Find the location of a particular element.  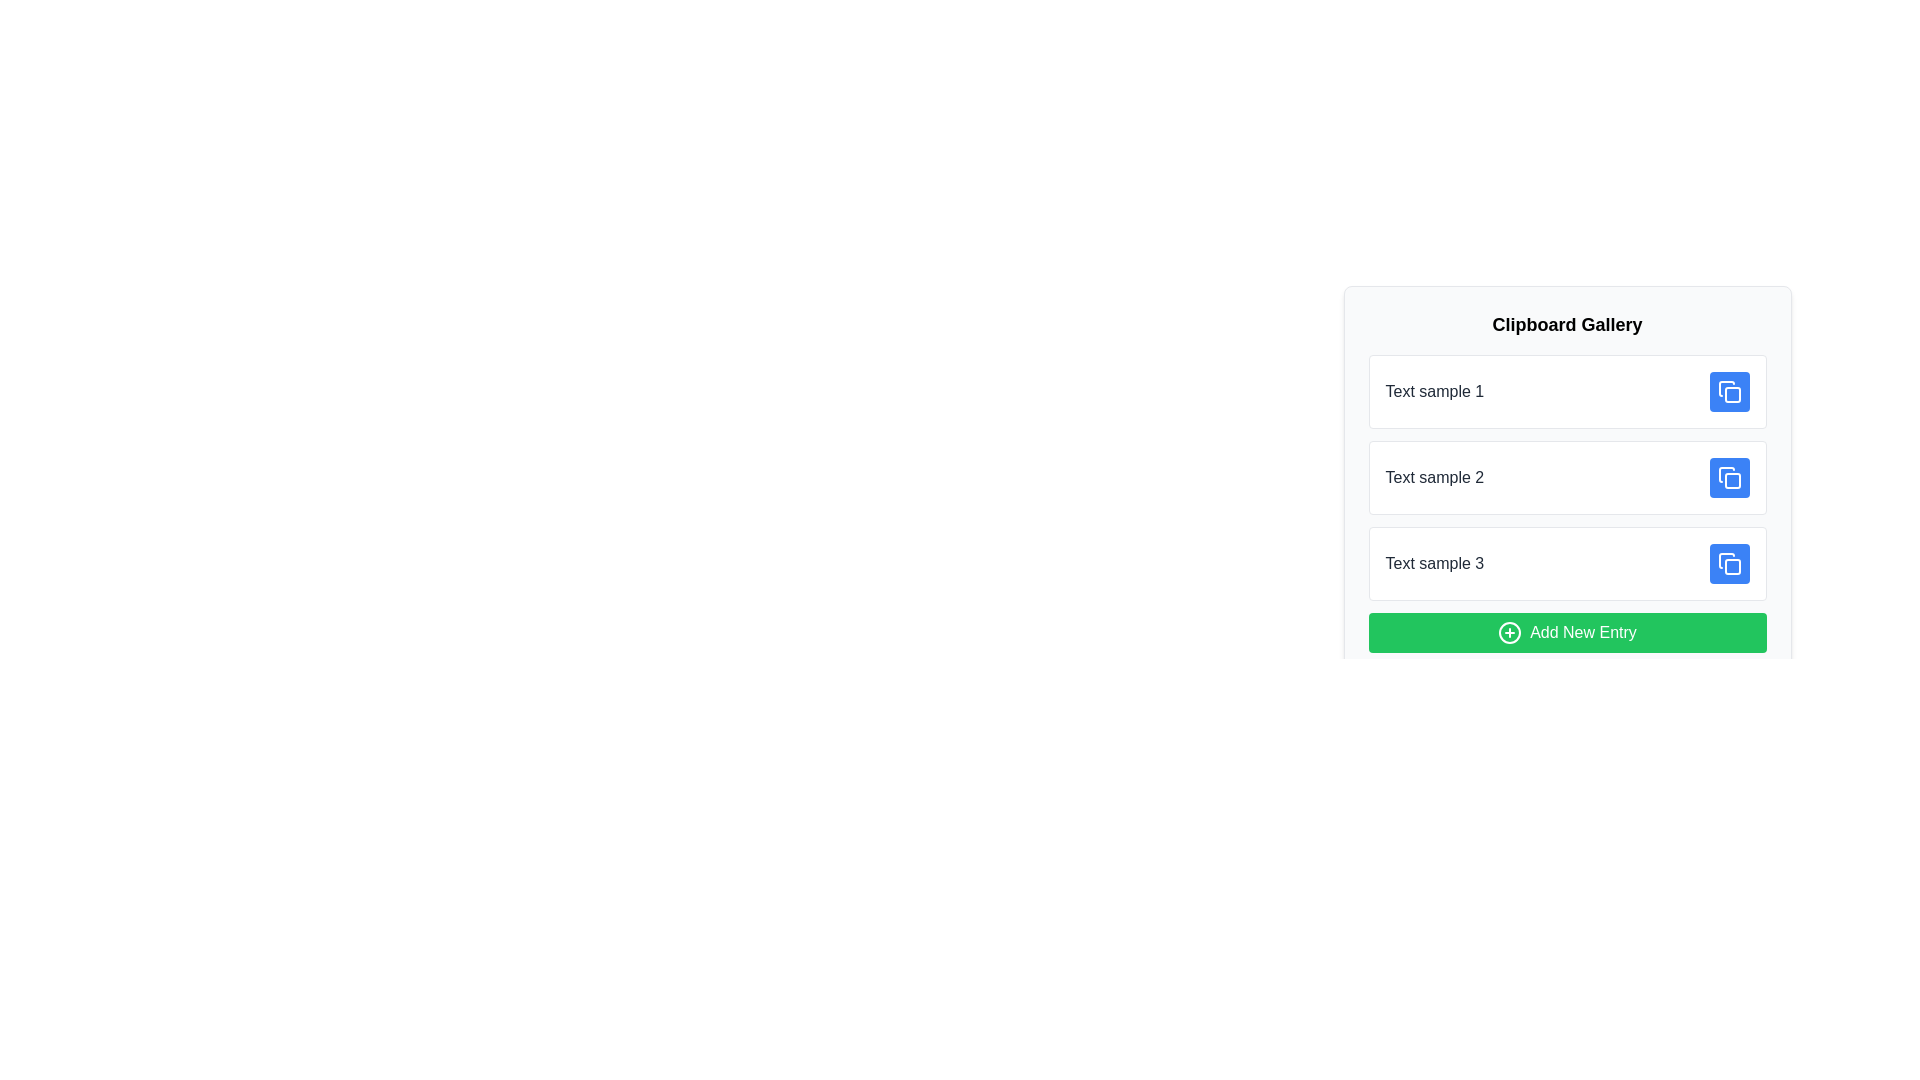

the blue rectangular icon with a duplicate symbol, located at the far right of the row associated with 'Text sample 1', to copy the content is located at coordinates (1728, 392).